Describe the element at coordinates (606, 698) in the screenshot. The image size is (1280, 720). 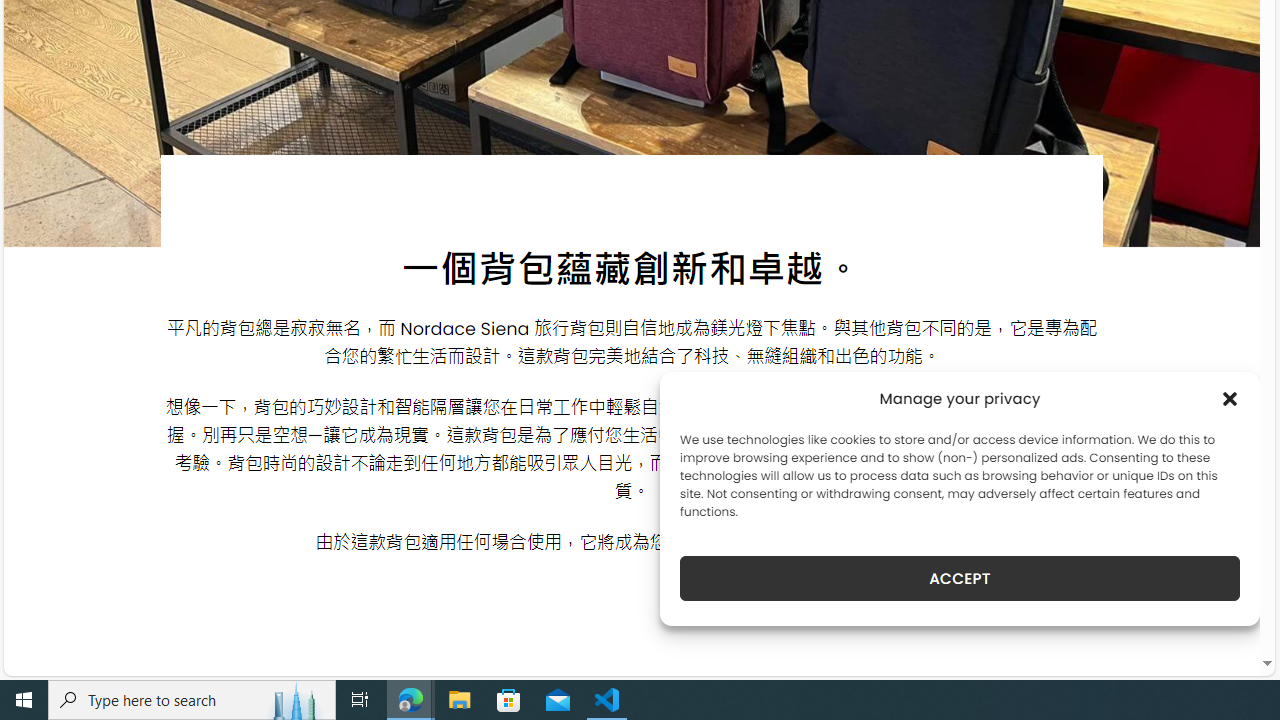
I see `'Visual Studio Code - 1 running window'` at that location.